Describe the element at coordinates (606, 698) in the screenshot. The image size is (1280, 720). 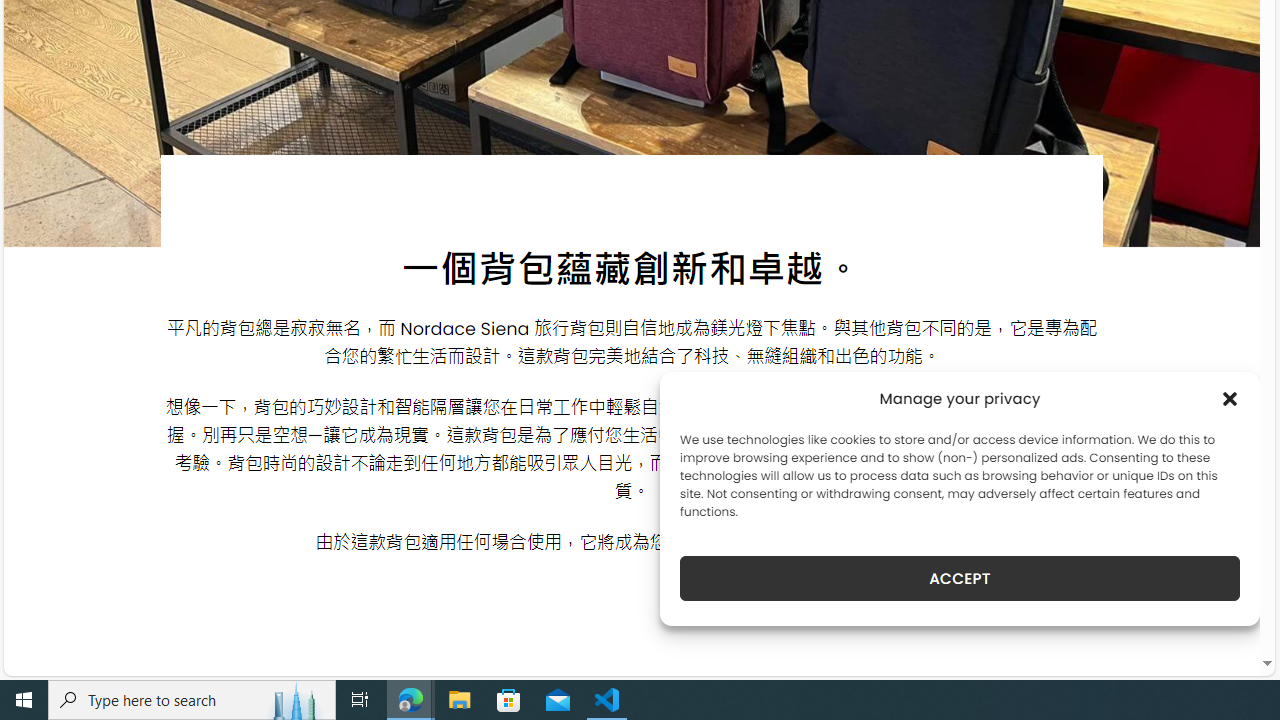
I see `'Visual Studio Code - 1 running window'` at that location.